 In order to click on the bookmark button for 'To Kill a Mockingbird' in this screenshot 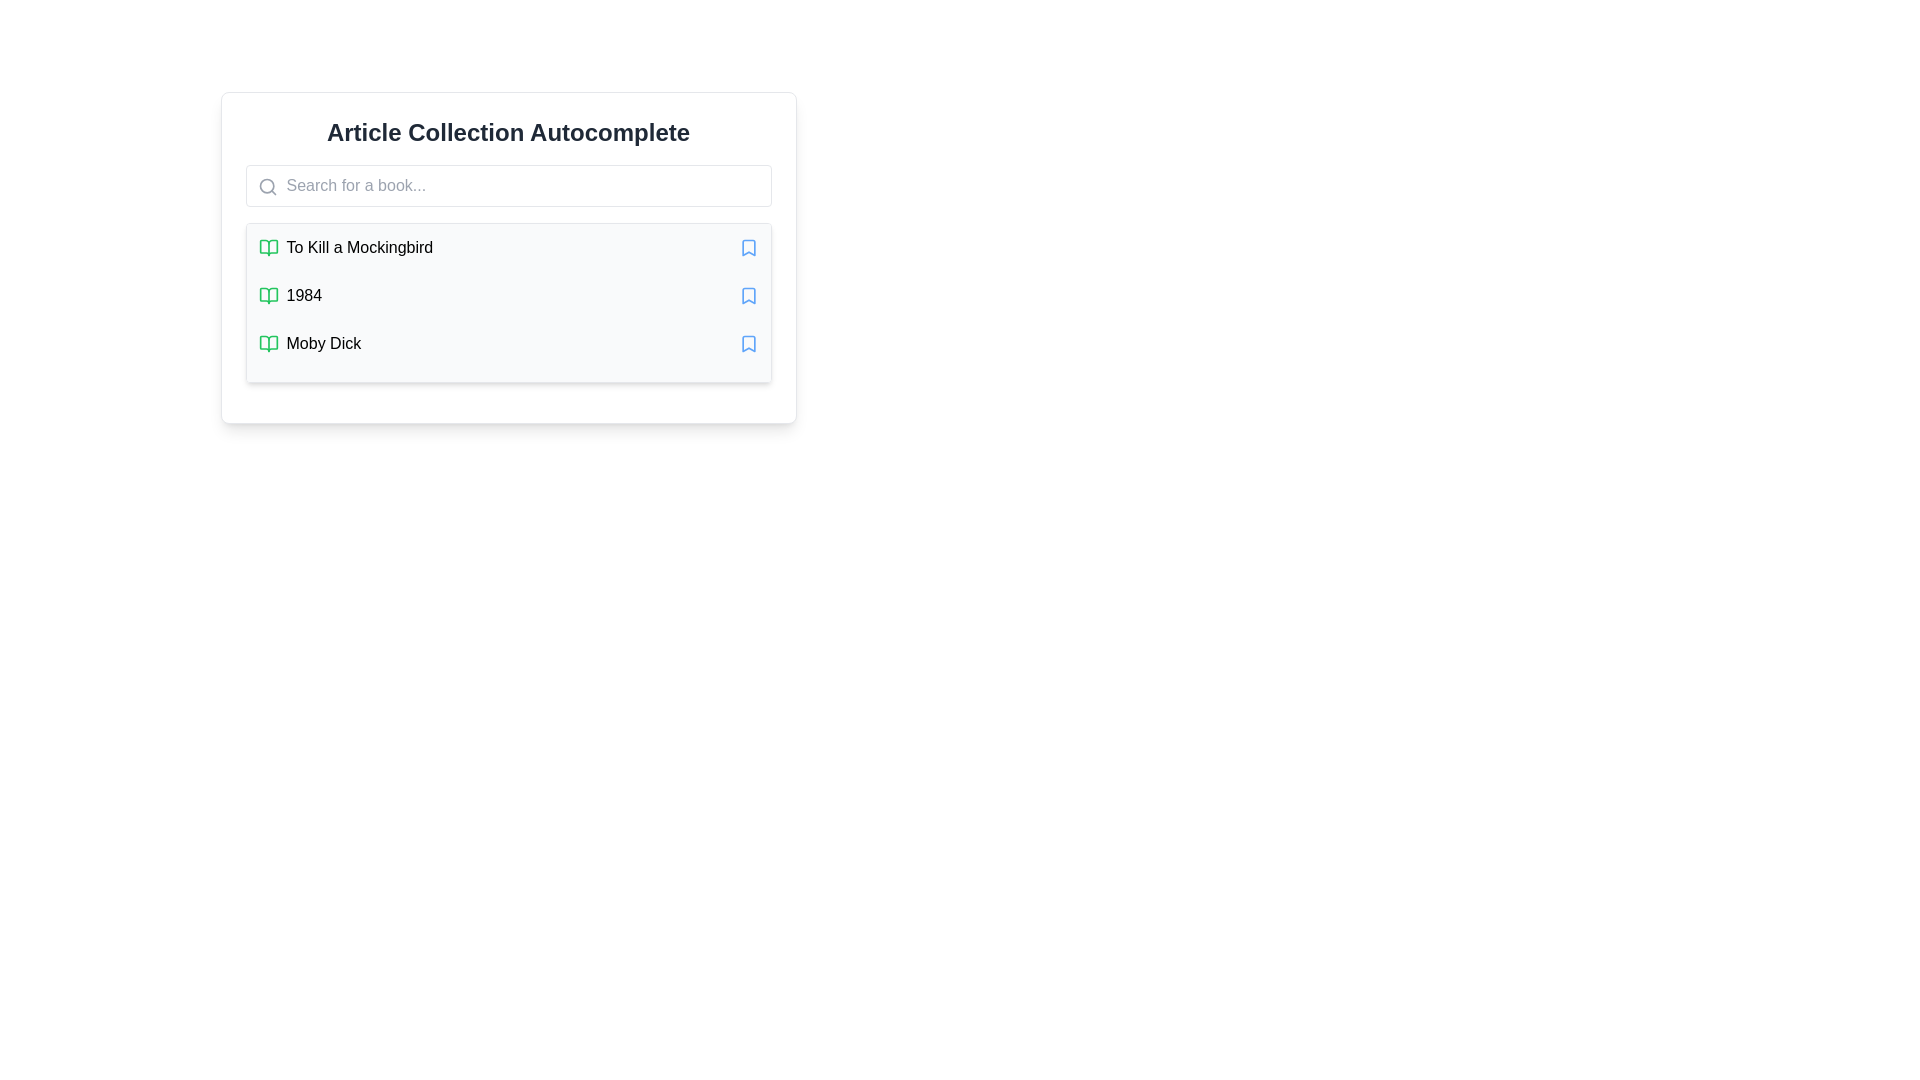, I will do `click(747, 246)`.